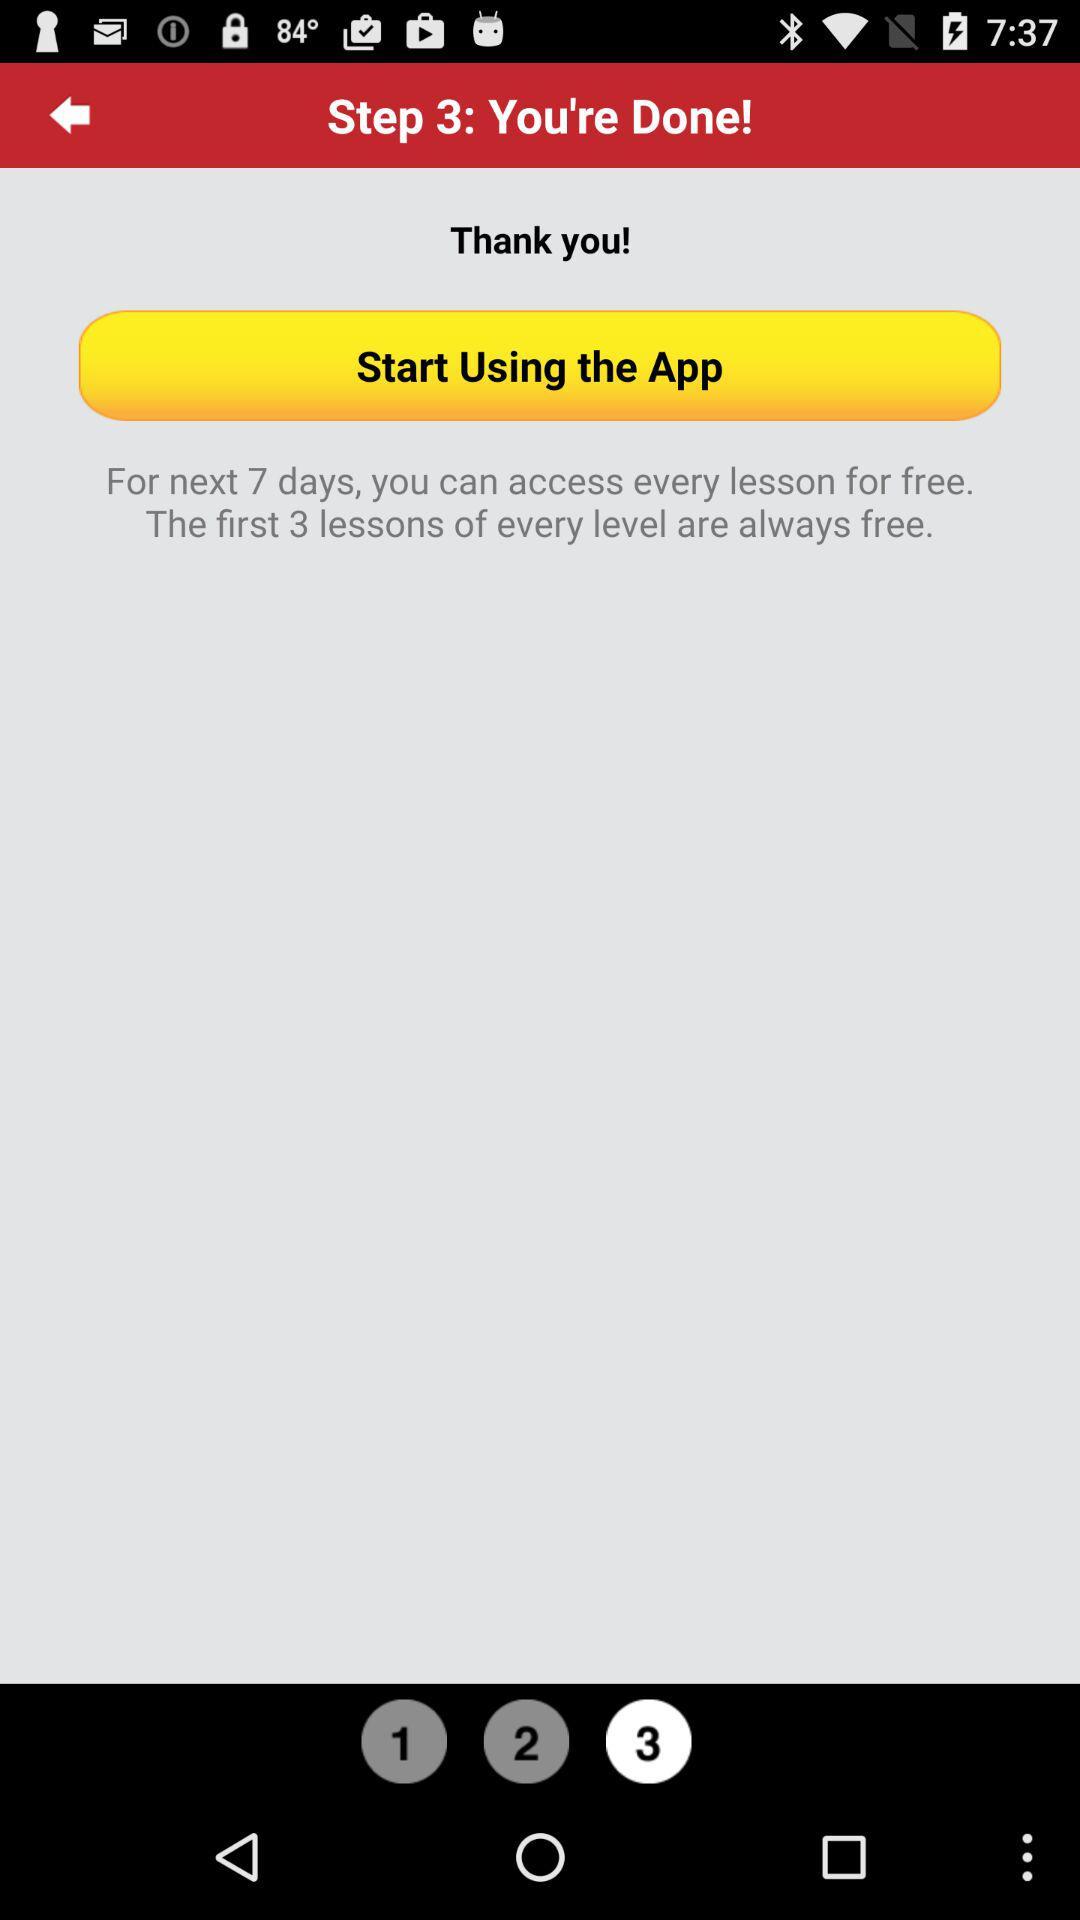 This screenshot has width=1080, height=1920. I want to click on start using the button, so click(540, 365).